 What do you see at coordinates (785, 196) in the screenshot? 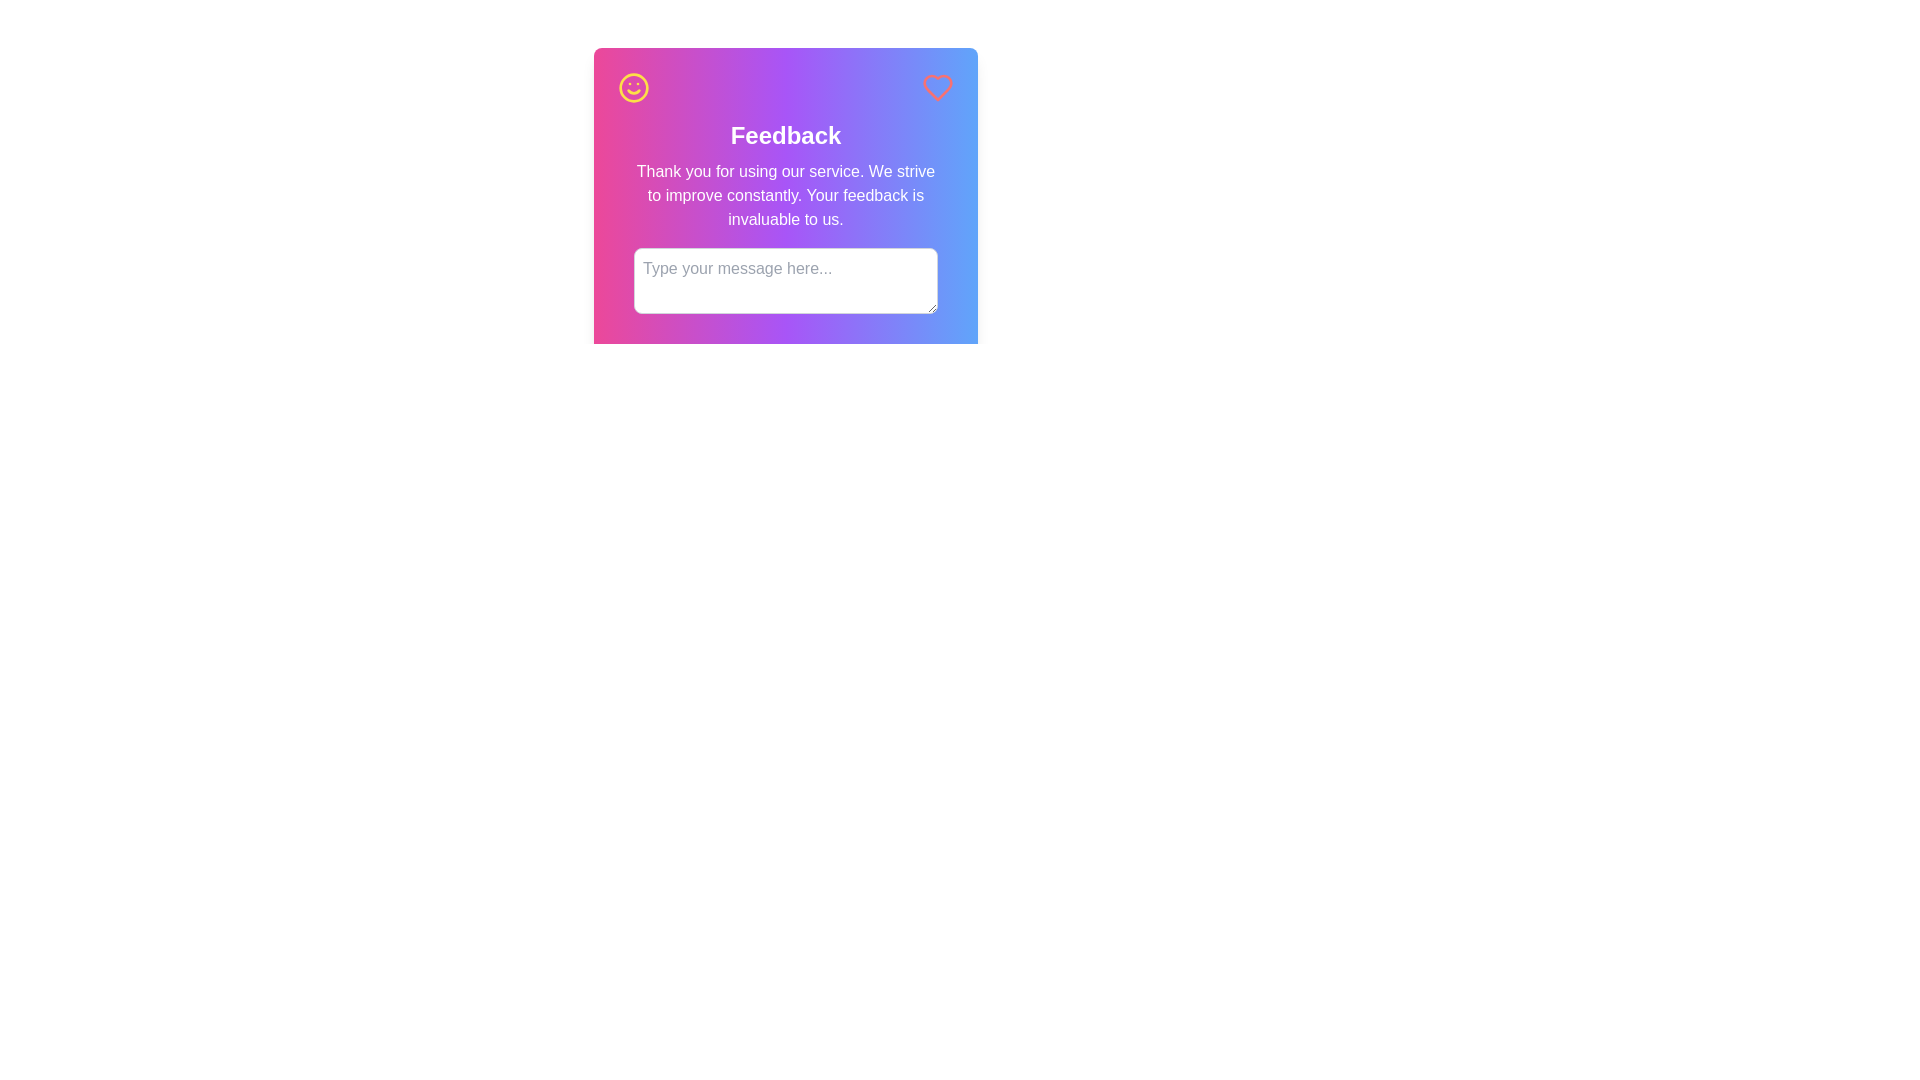
I see `the static text block that instructs users about the importance of their feedback, which is located beneath the title 'Feedback' and above the text input field` at bounding box center [785, 196].